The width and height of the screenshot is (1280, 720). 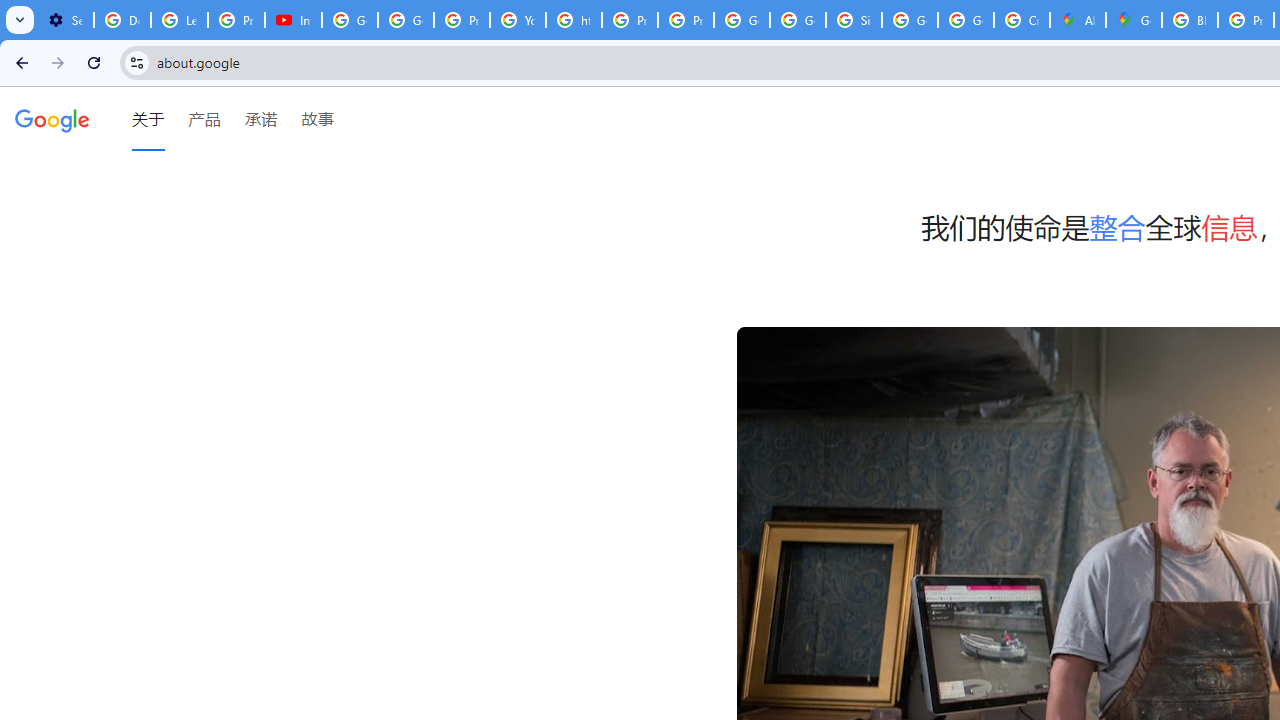 I want to click on 'Google Account Help', so click(x=350, y=20).